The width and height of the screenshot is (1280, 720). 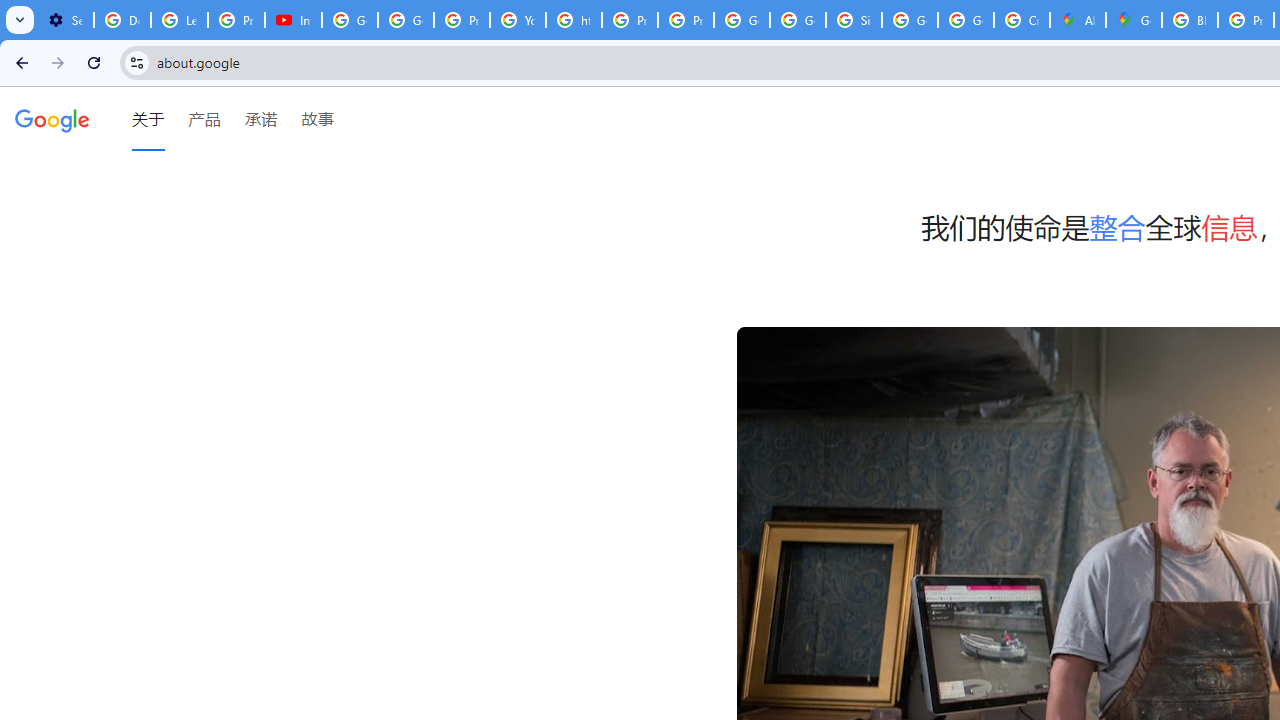 I want to click on 'Google Account Help', so click(x=350, y=20).